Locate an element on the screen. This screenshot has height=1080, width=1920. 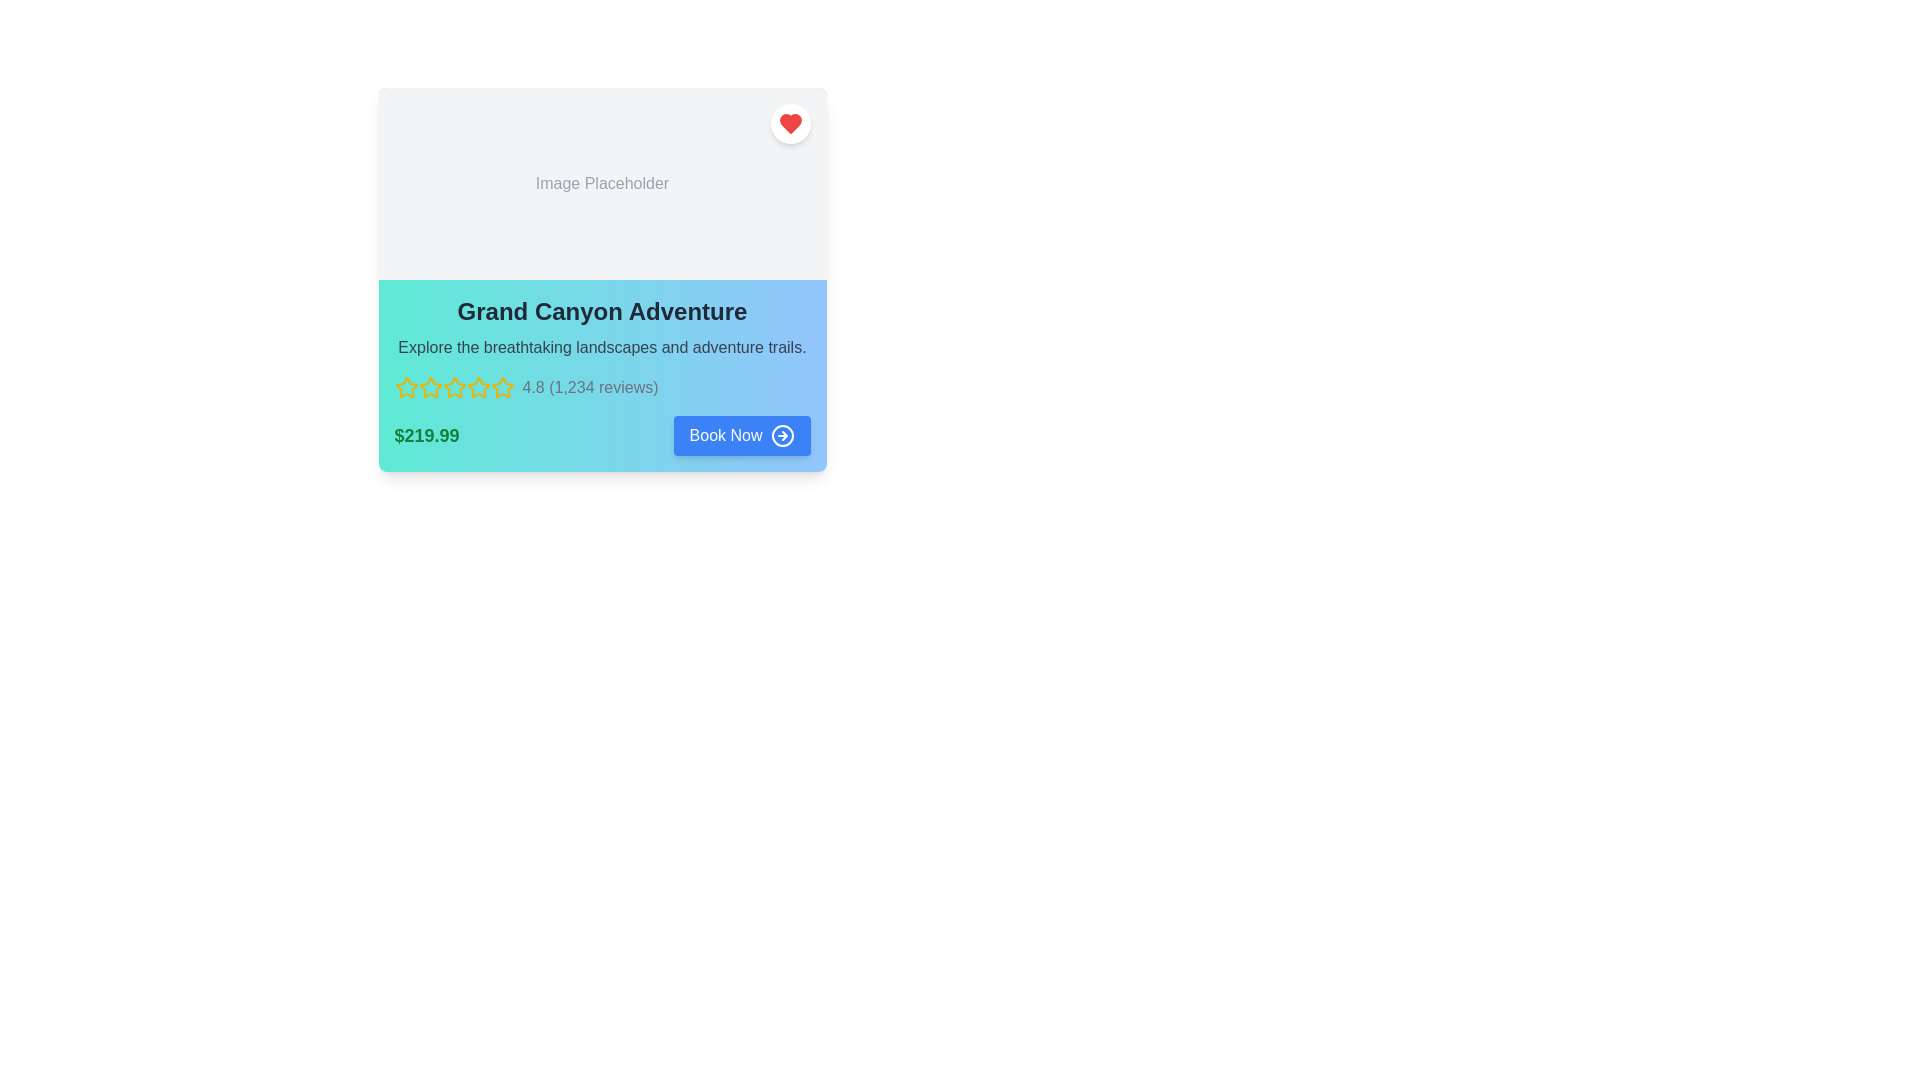
the call-to-action button for booking a service or item located at the bottom-right section of the card component is located at coordinates (724, 434).